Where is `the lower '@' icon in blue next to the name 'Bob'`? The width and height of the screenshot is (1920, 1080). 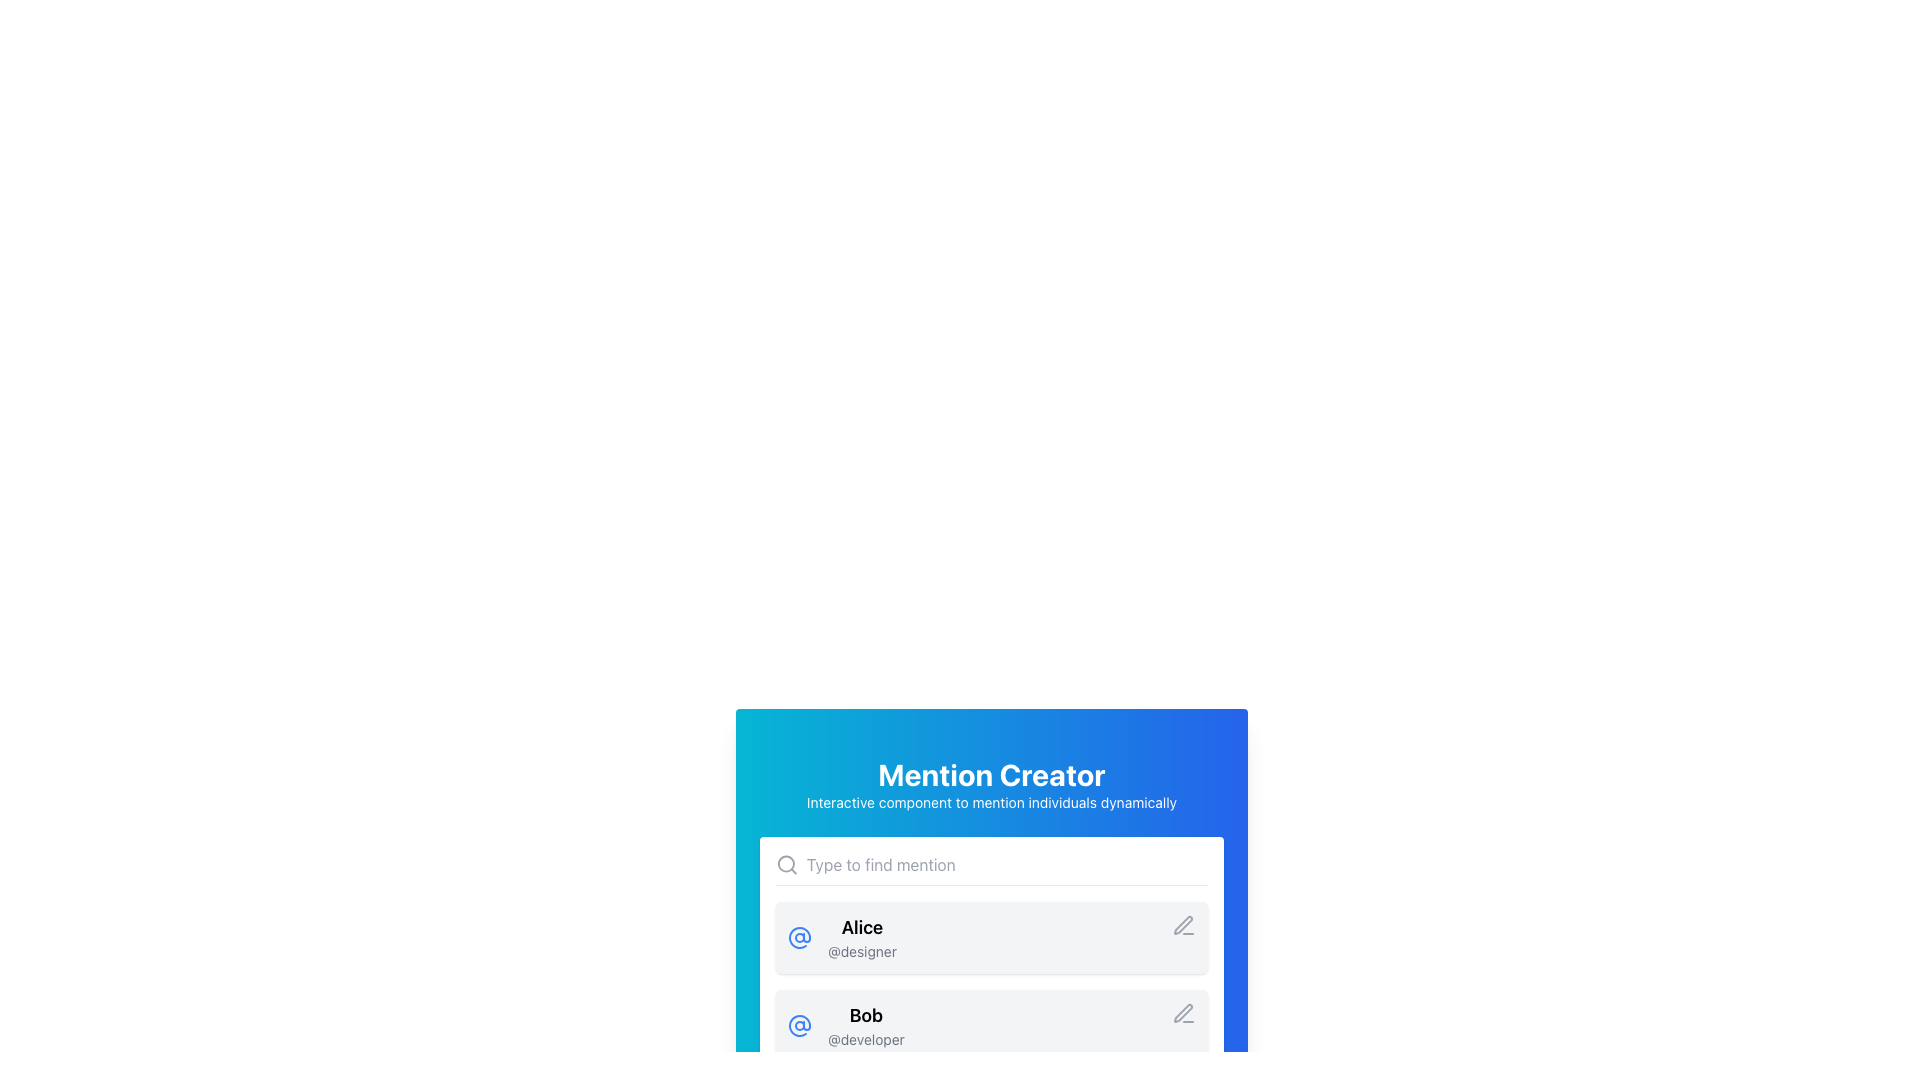
the lower '@' icon in blue next to the name 'Bob' is located at coordinates (800, 1026).